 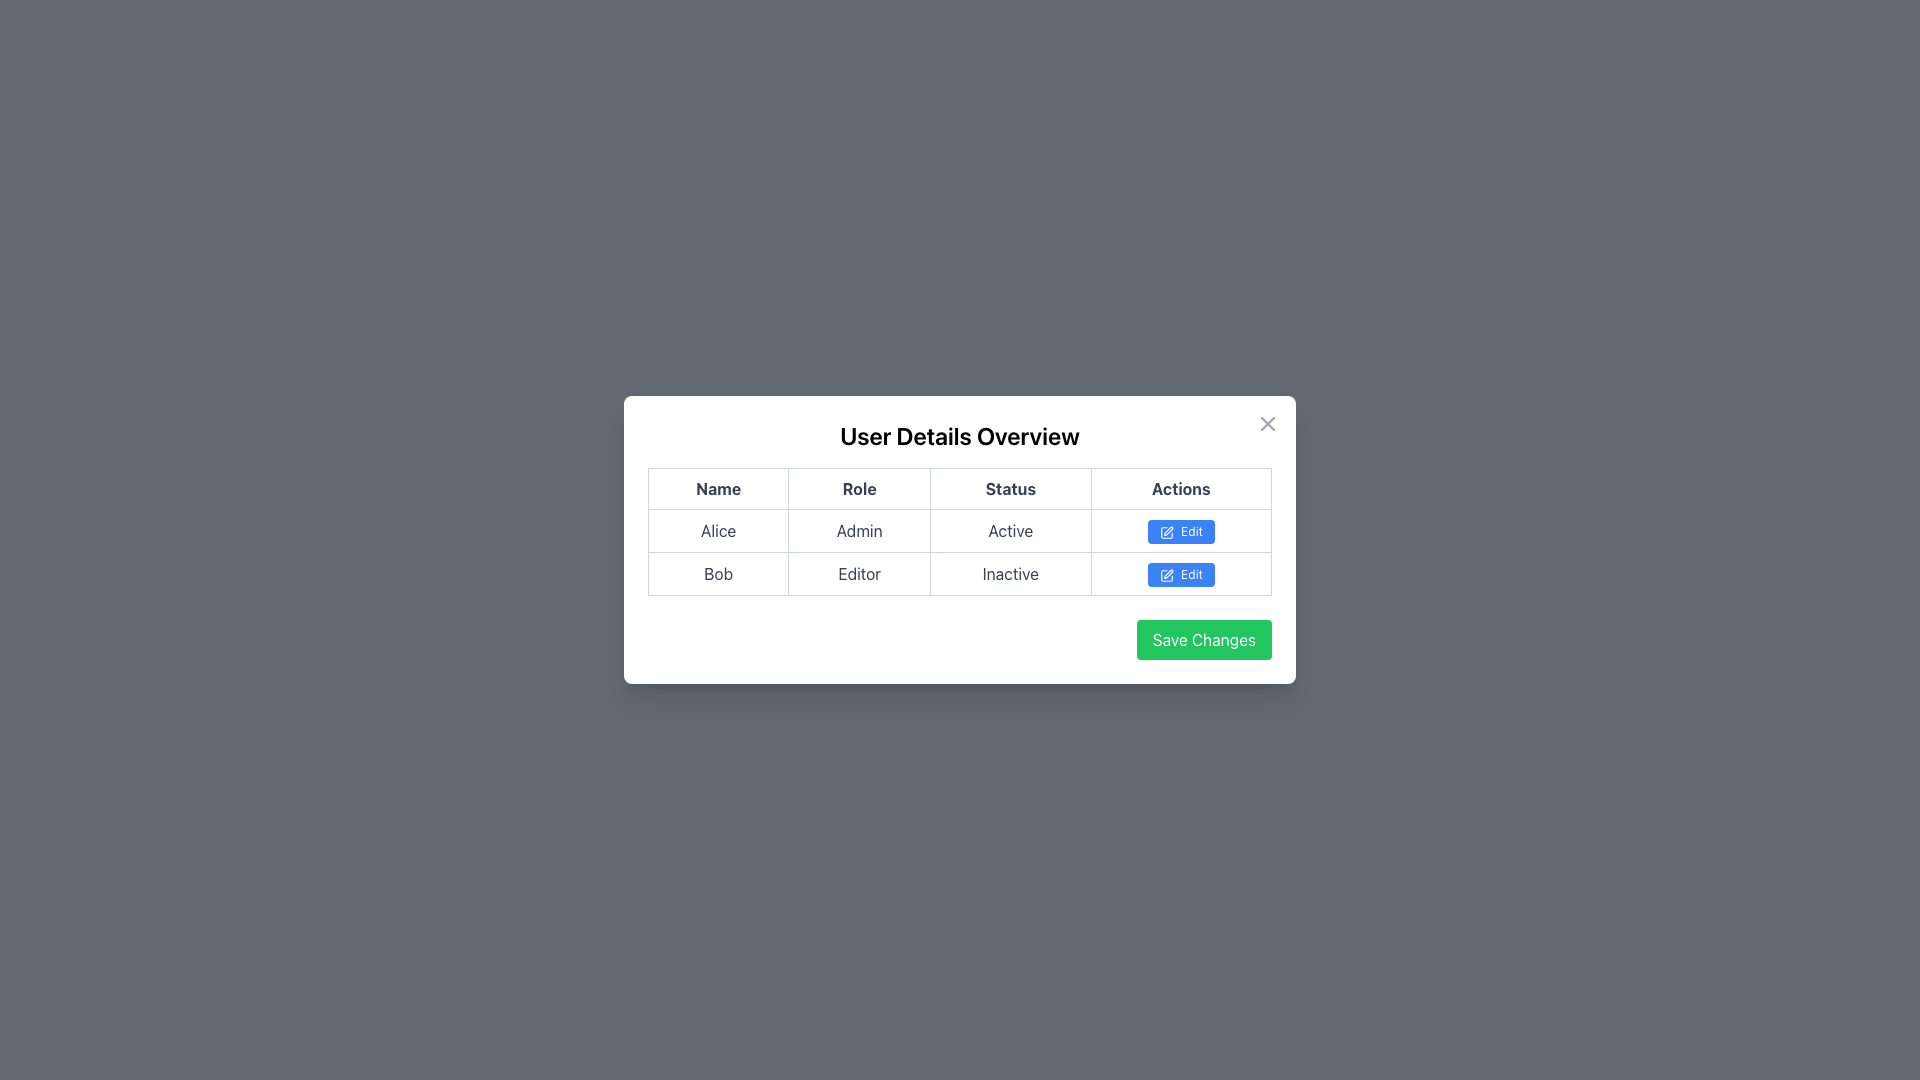 I want to click on the 'Name' column header, so click(x=718, y=489).